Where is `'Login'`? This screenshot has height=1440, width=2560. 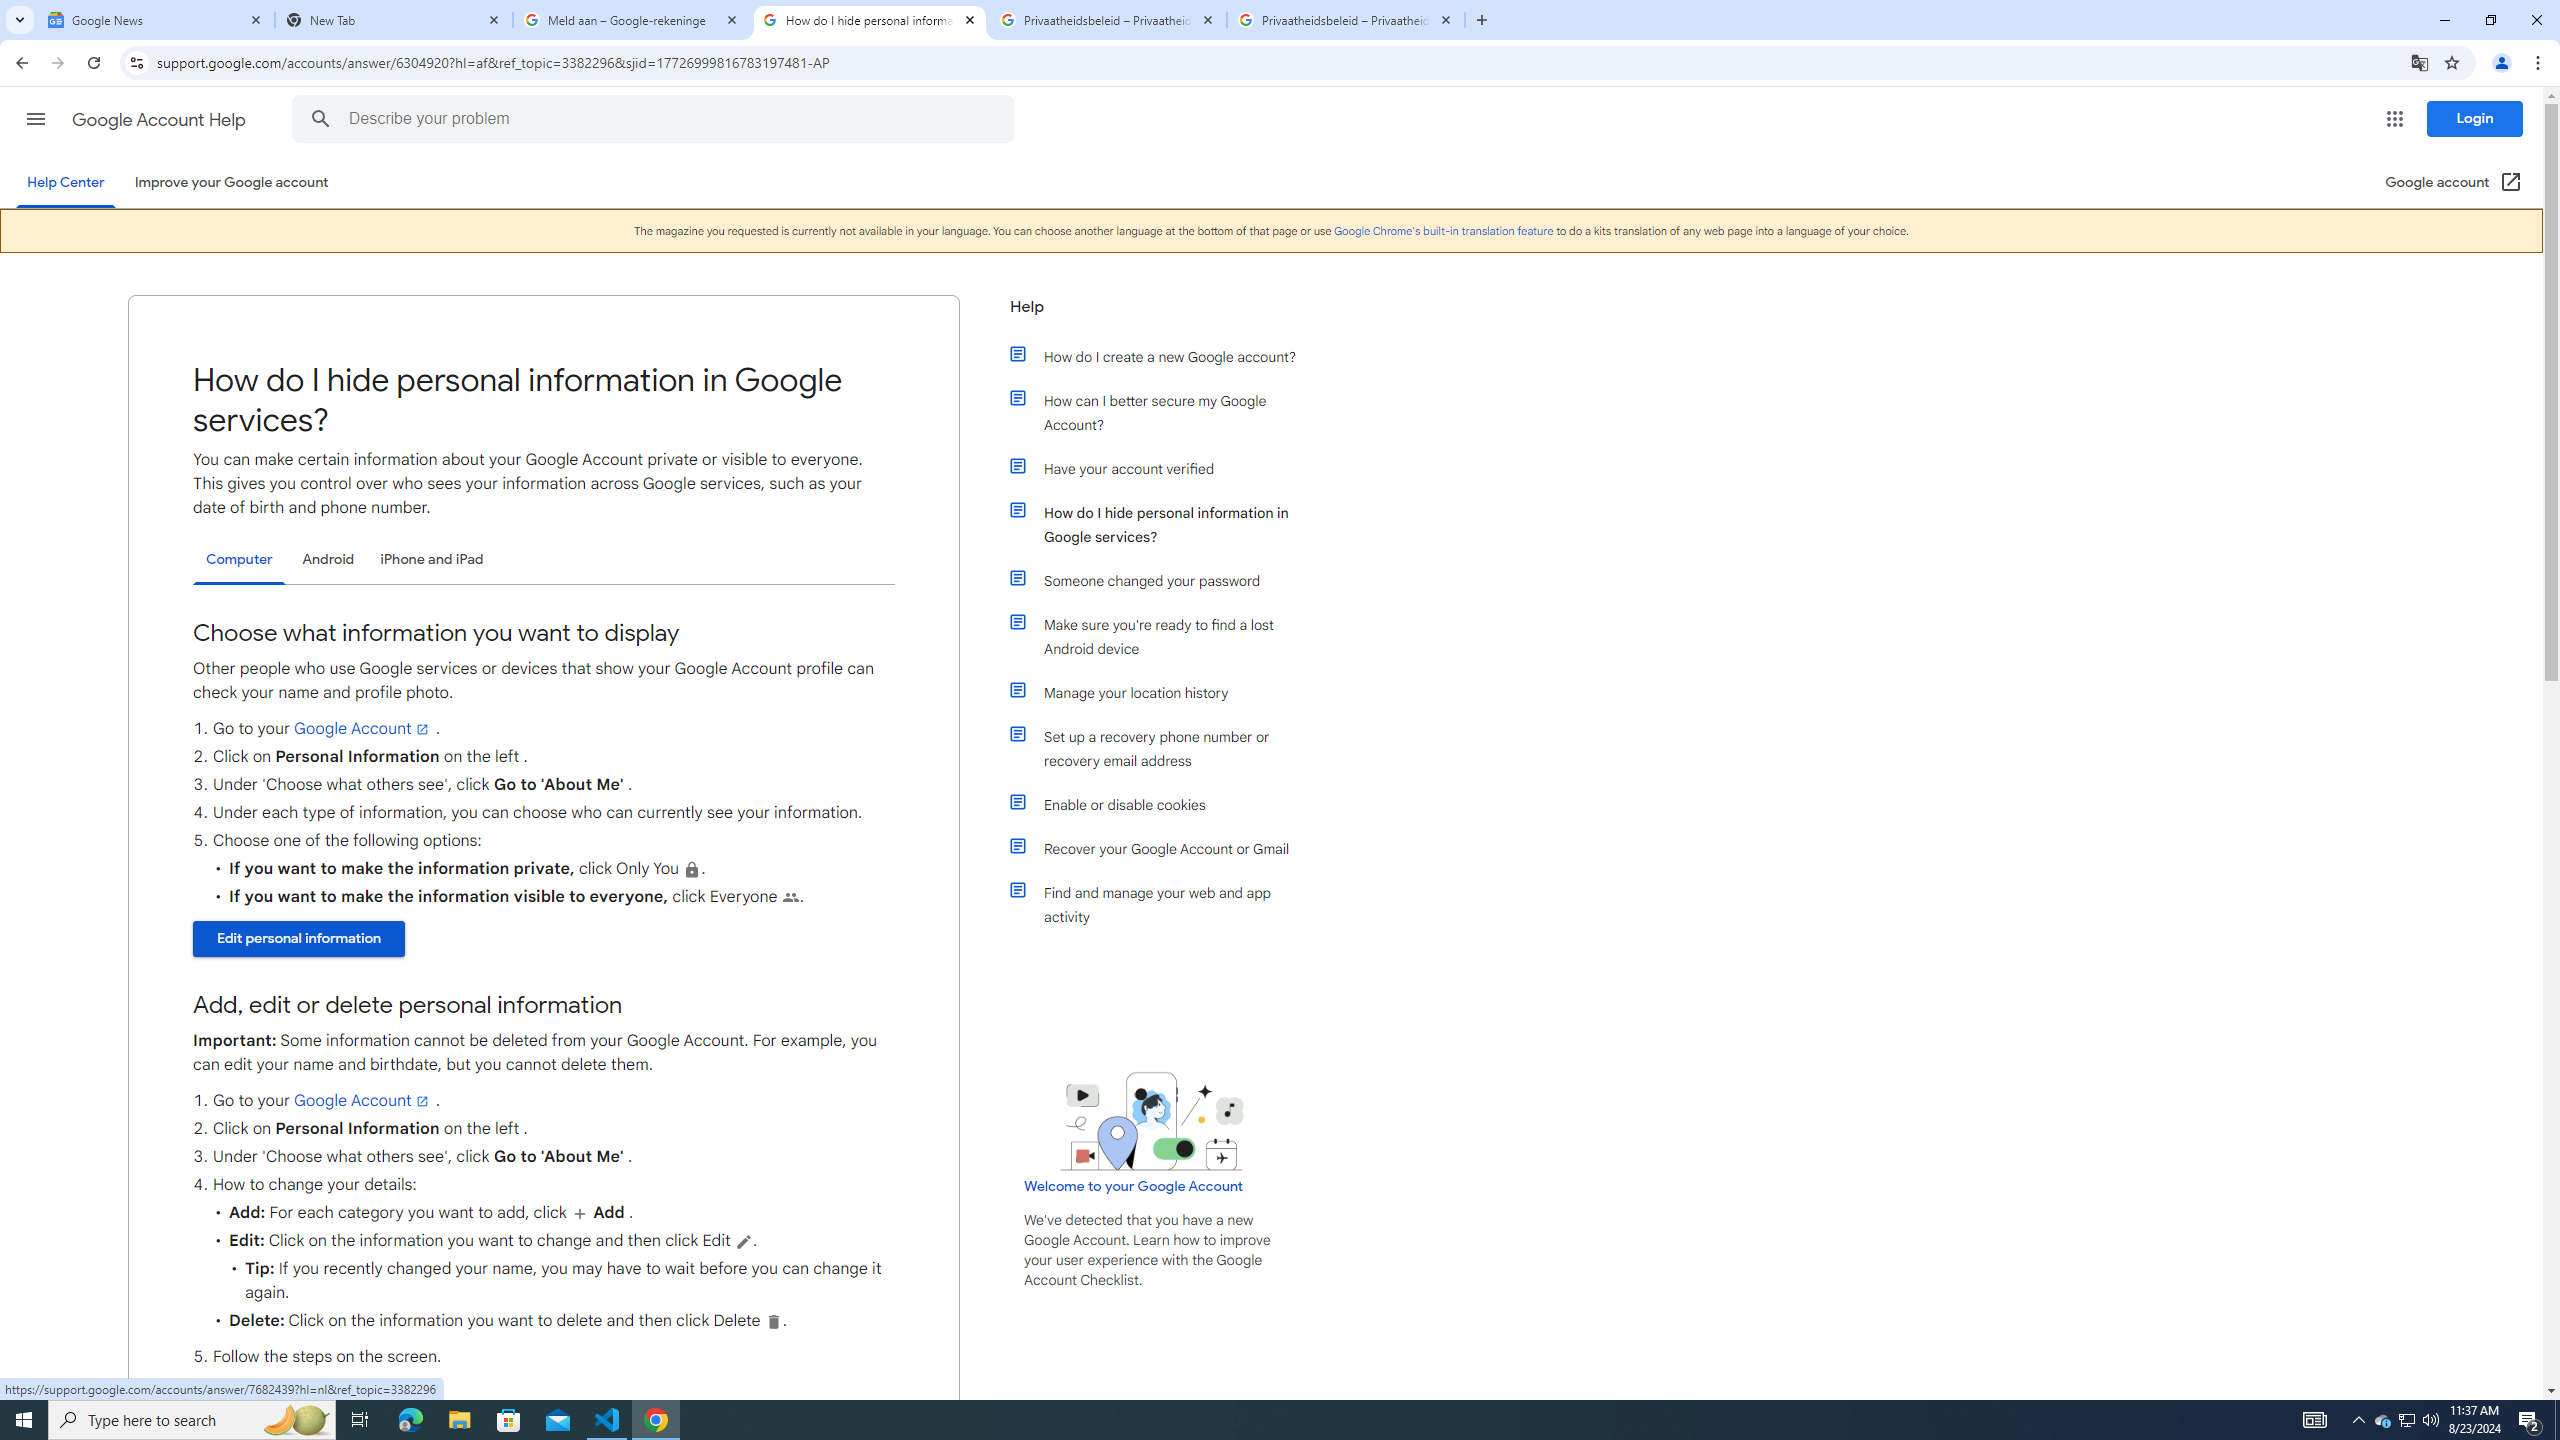 'Login' is located at coordinates (2474, 118).